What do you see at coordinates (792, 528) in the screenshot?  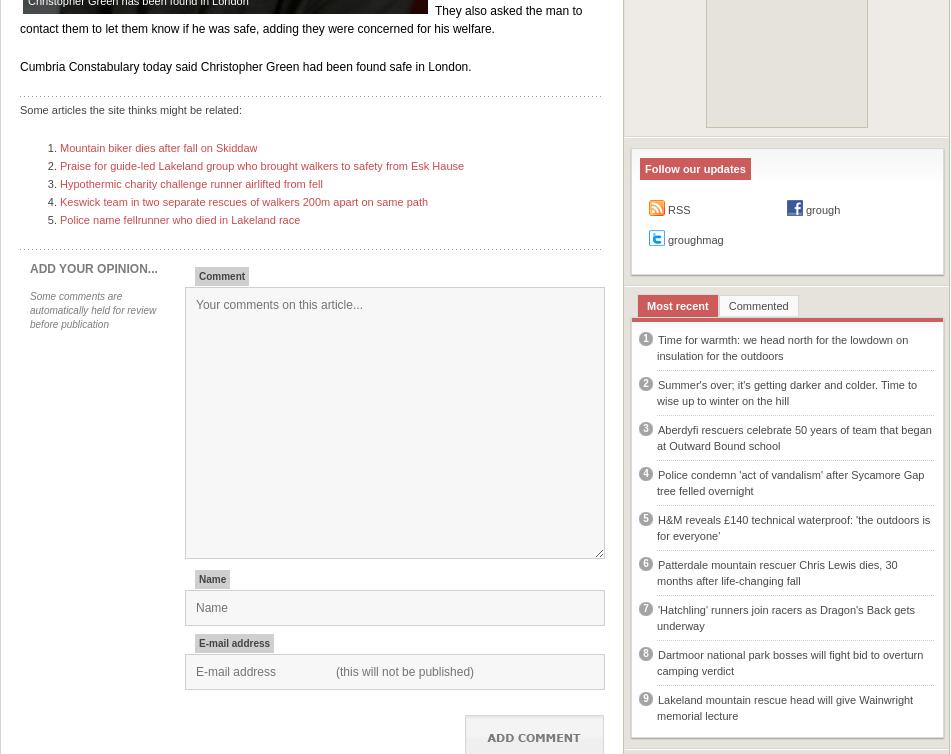 I see `'H&M reveals £140 technical waterproof: 'the outdoors is for everyone''` at bounding box center [792, 528].